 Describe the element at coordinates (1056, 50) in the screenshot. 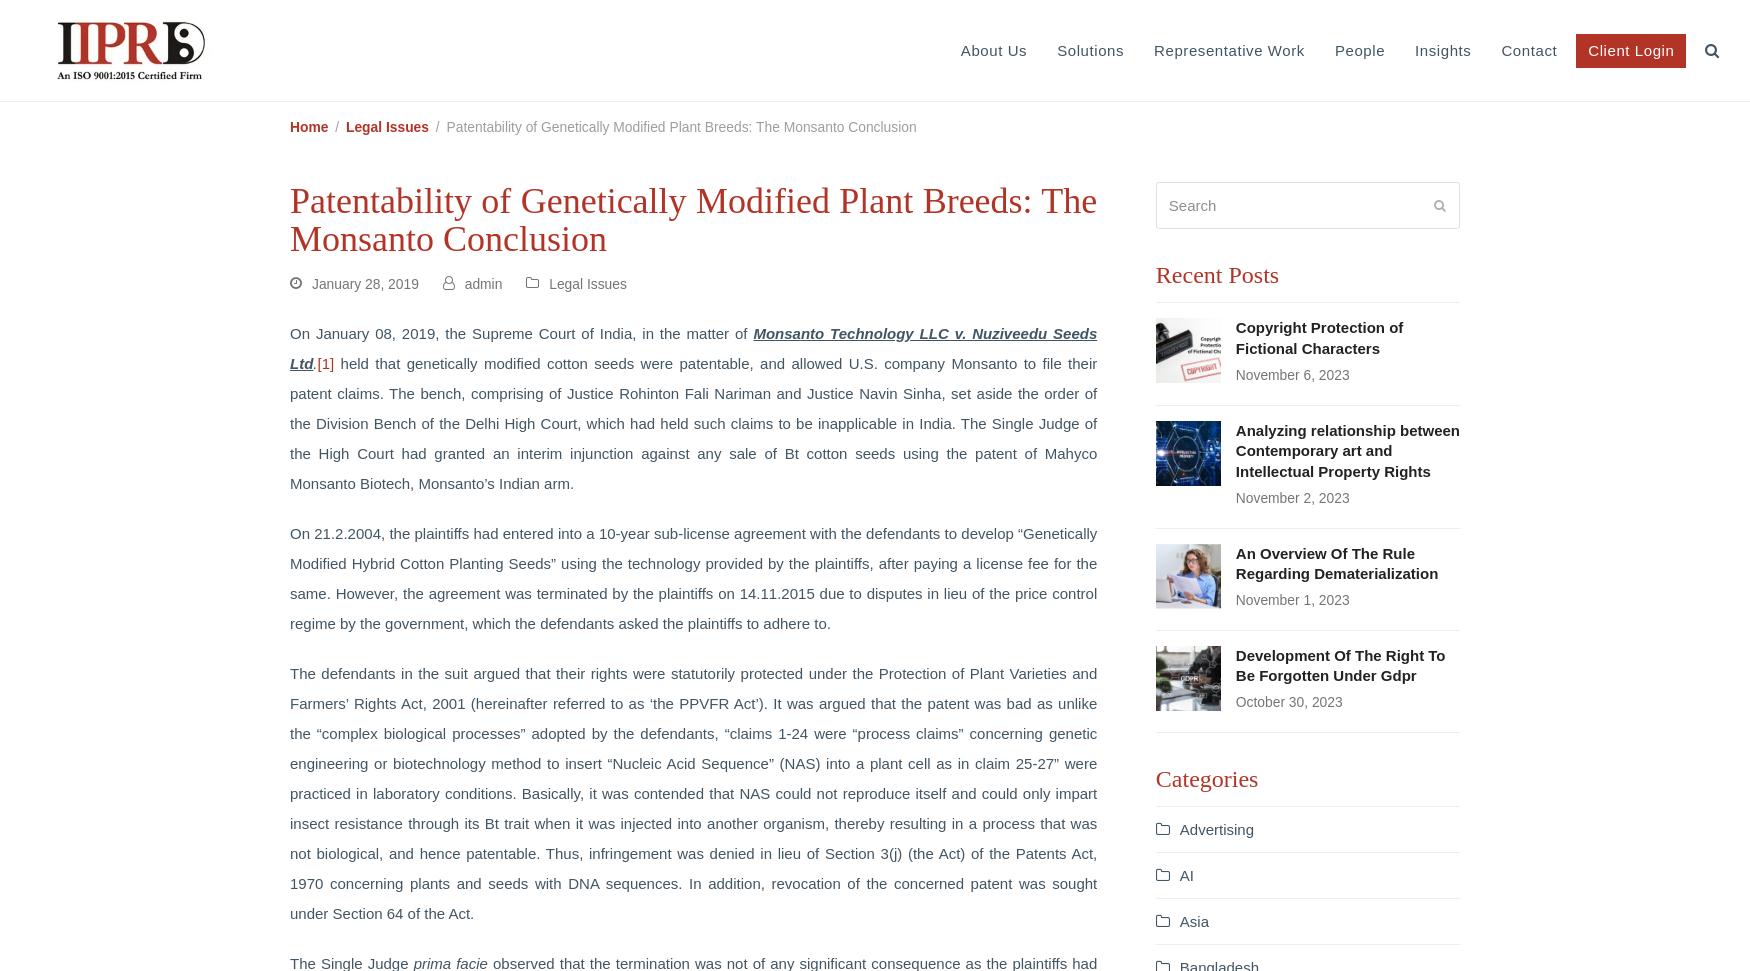

I see `'Solutions'` at that location.